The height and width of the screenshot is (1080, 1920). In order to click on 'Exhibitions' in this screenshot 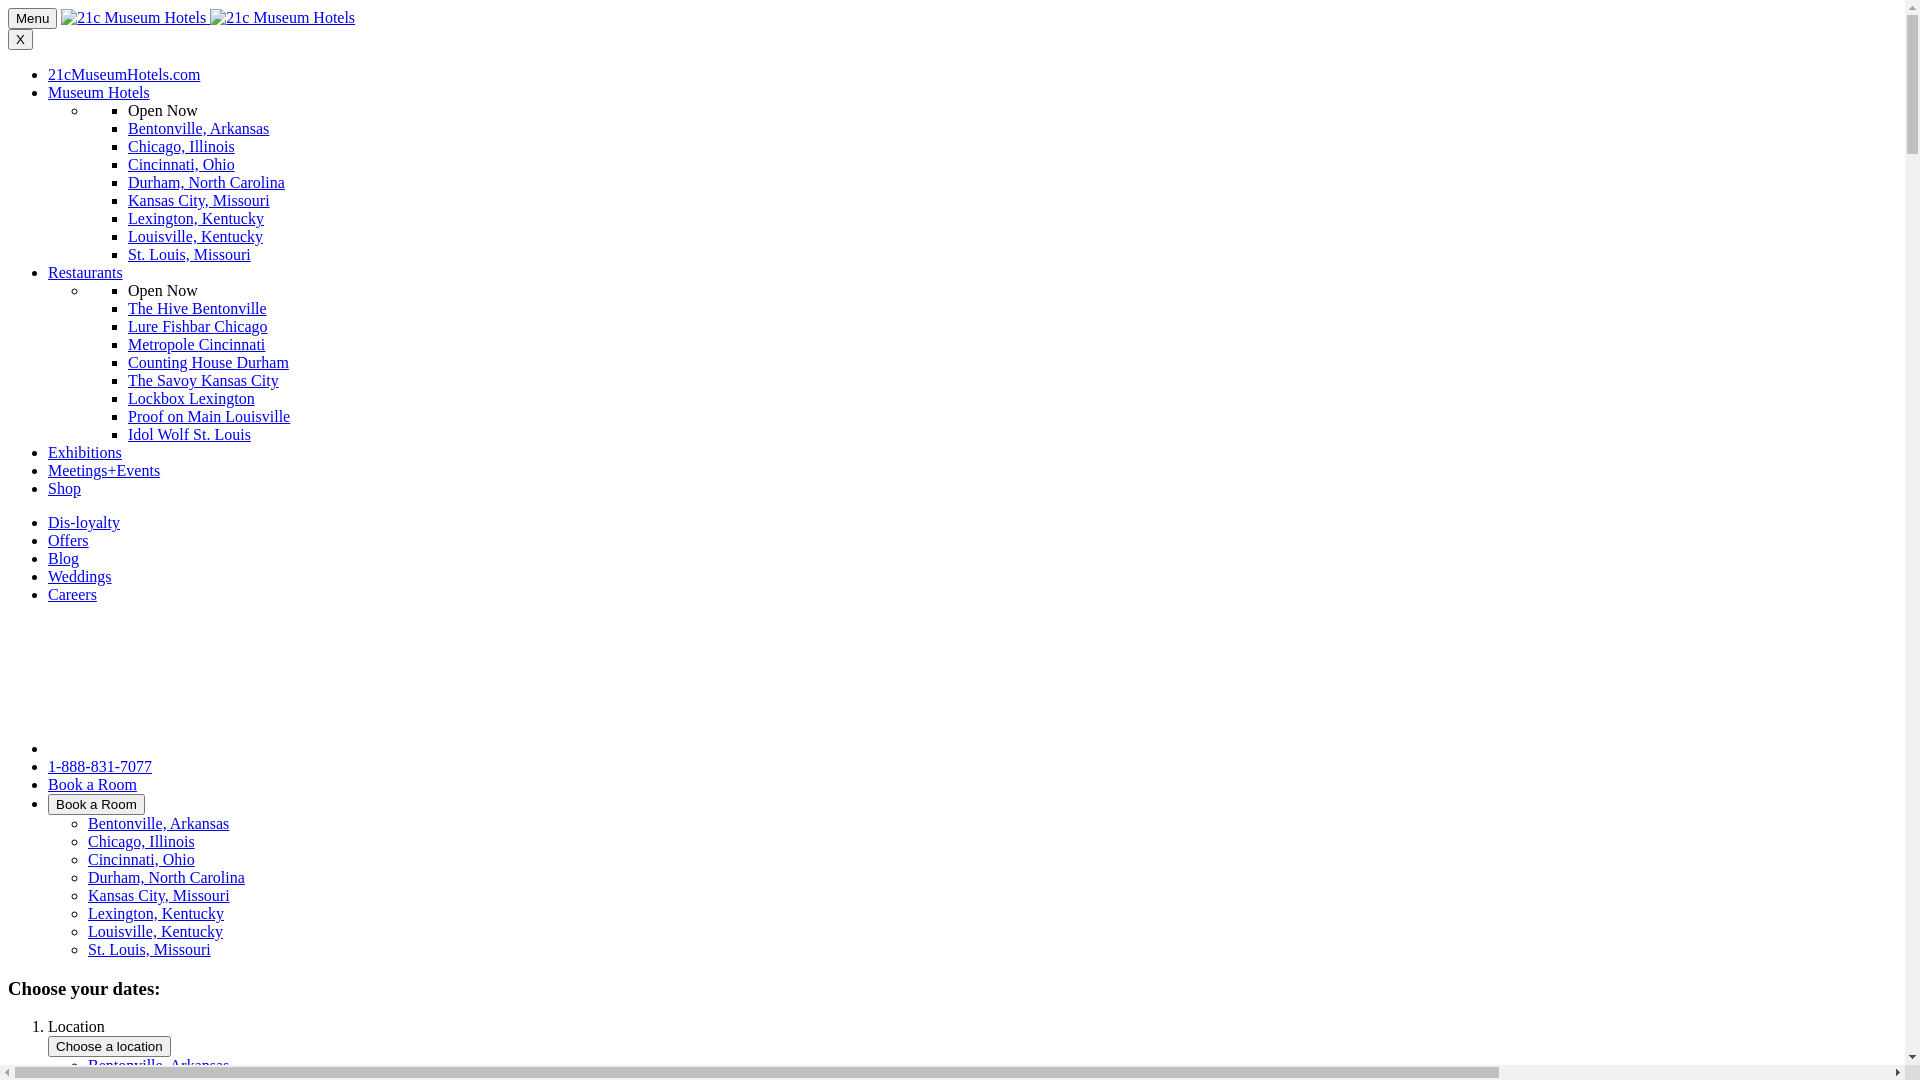, I will do `click(84, 452)`.